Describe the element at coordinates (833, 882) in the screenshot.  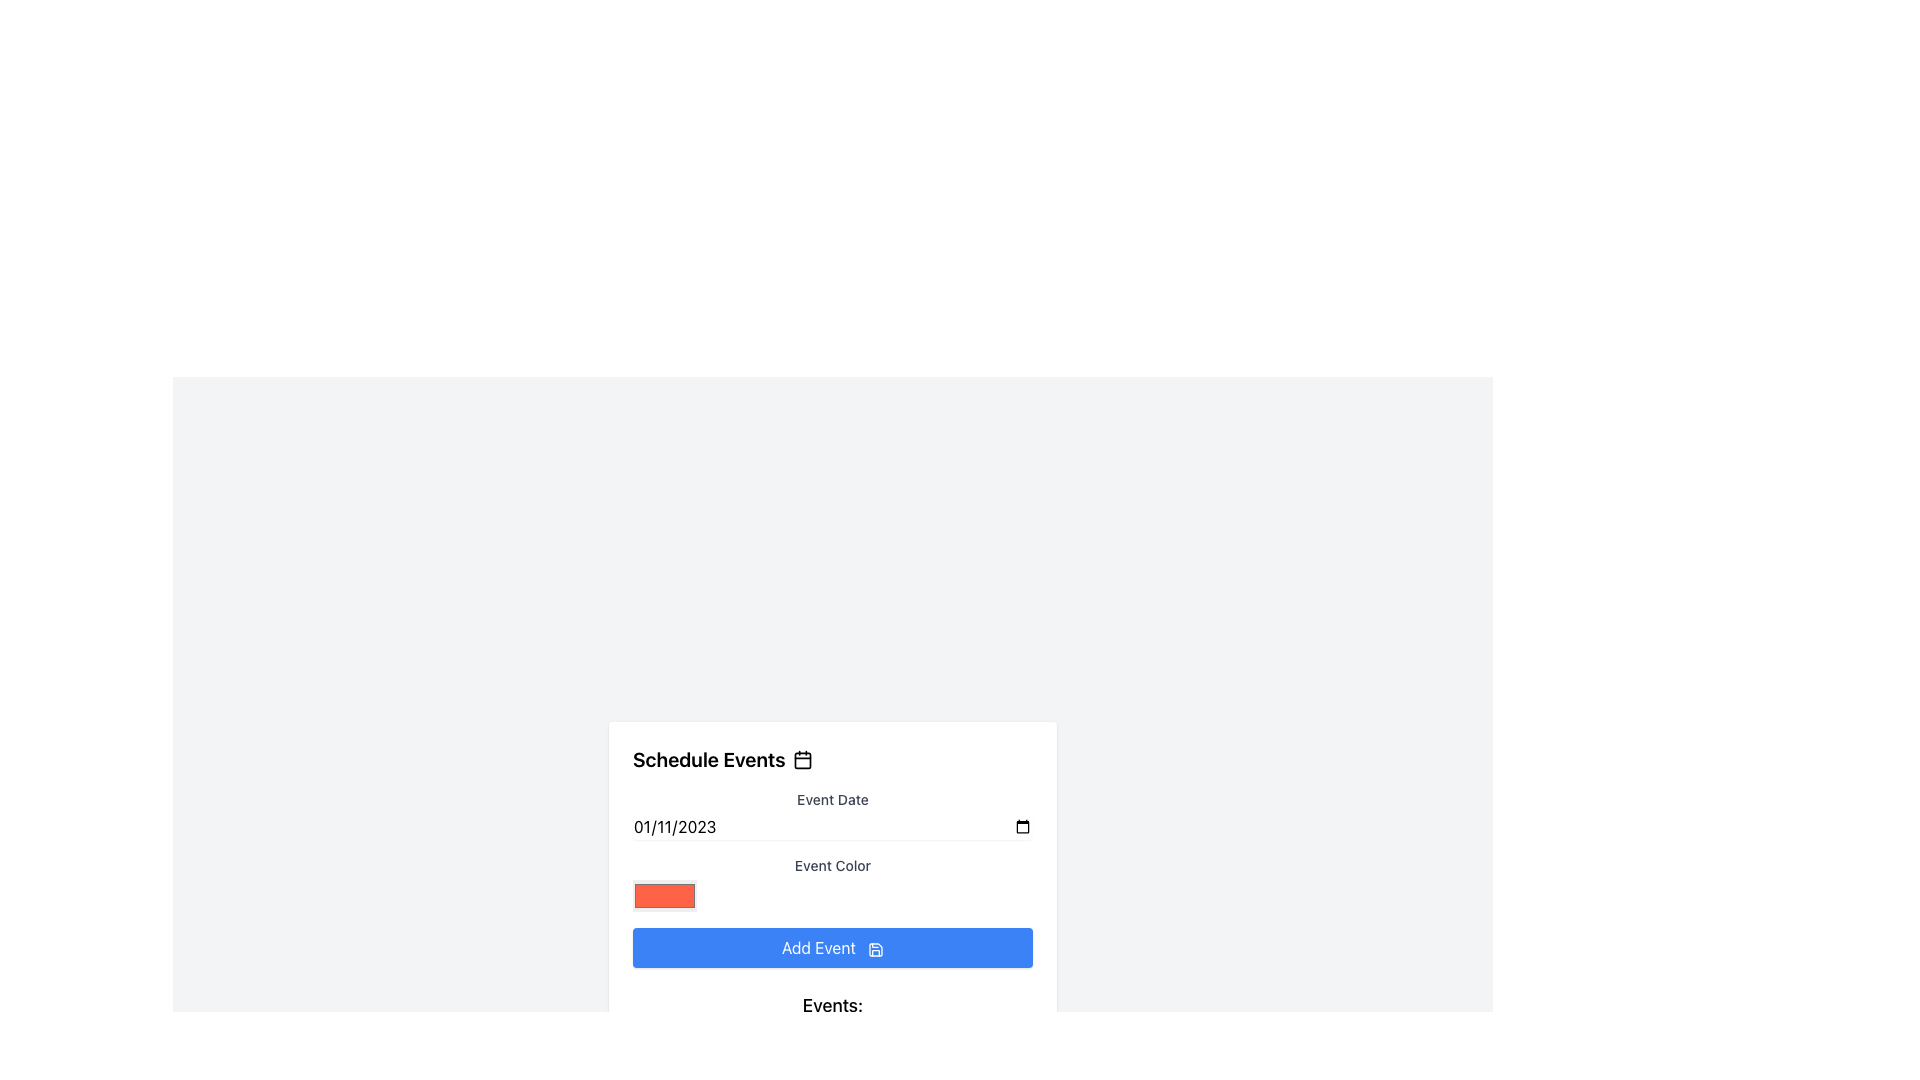
I see `the Color picker element located in the middle section of the pop-up form, directly below the 'Event Date' field and above the 'Add Event' button` at that location.